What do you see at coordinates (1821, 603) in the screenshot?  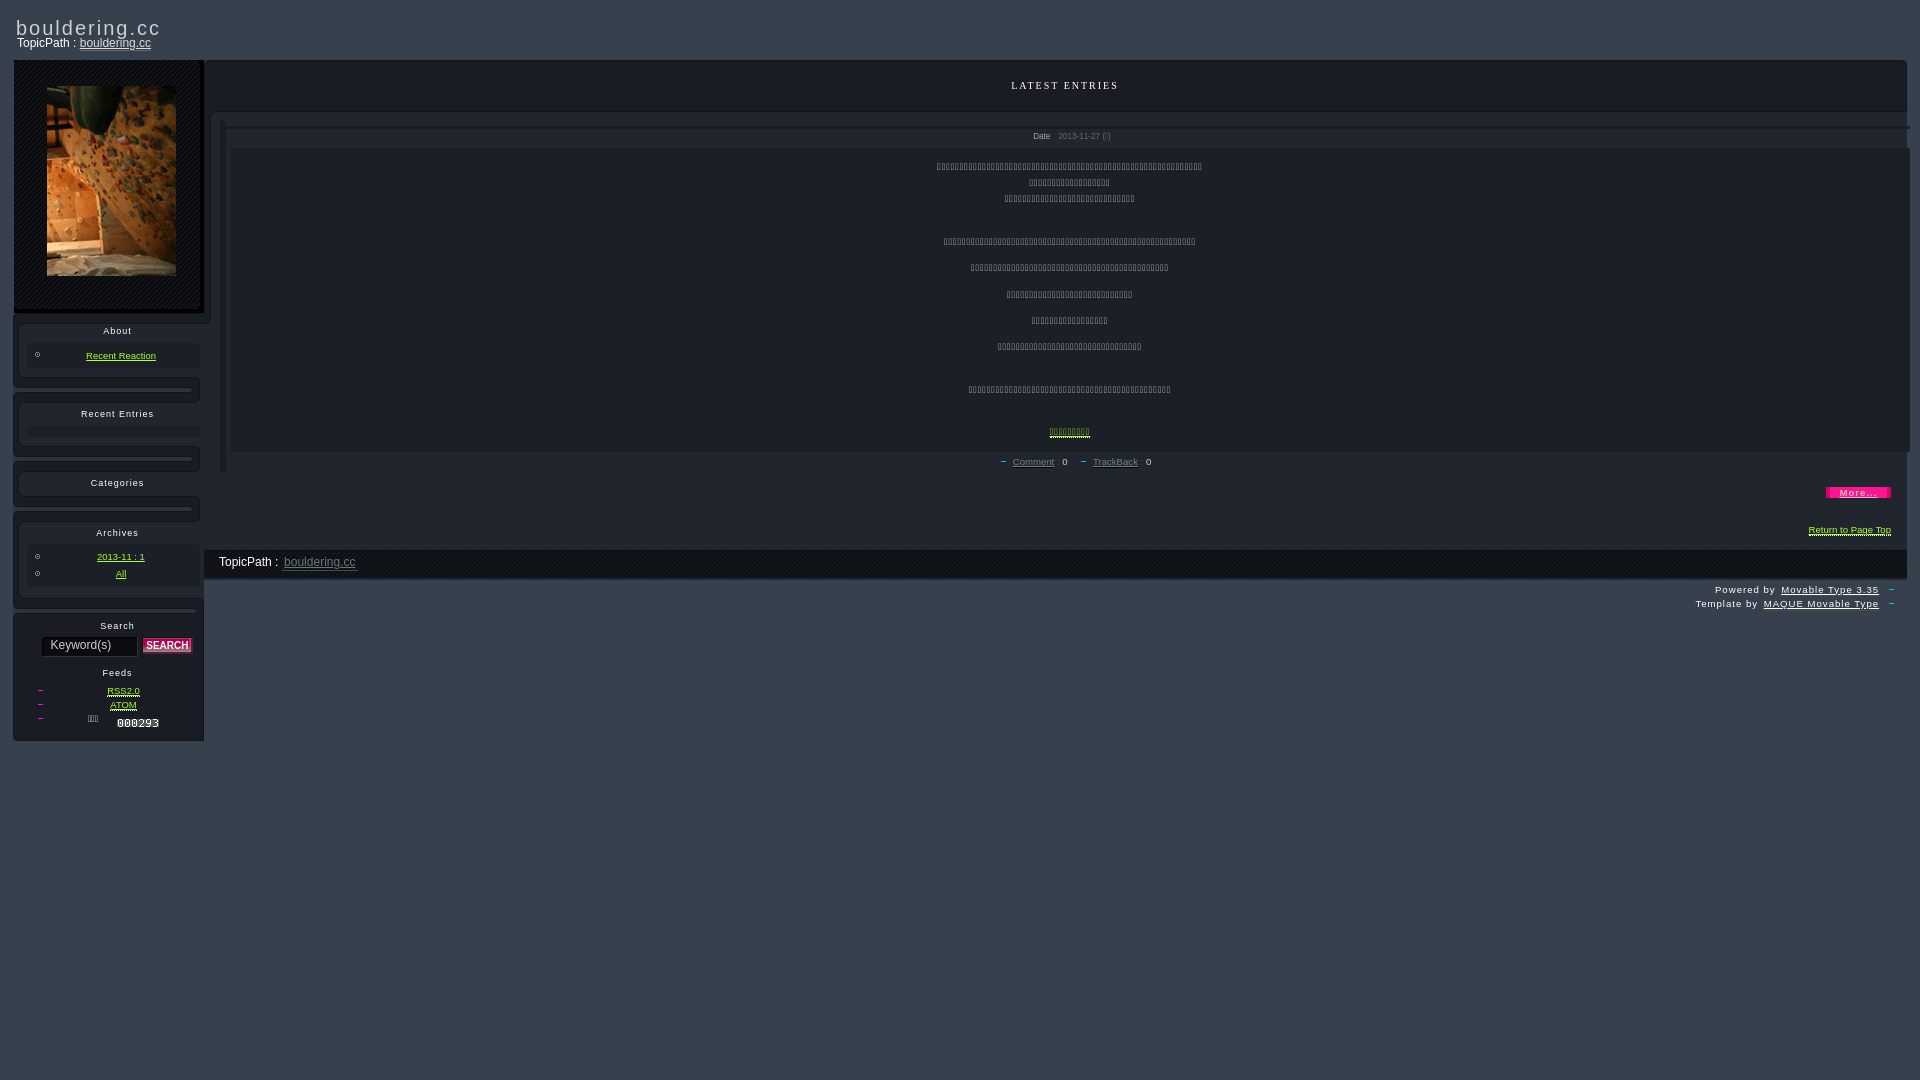 I see `'MAQUE Movable Type'` at bounding box center [1821, 603].